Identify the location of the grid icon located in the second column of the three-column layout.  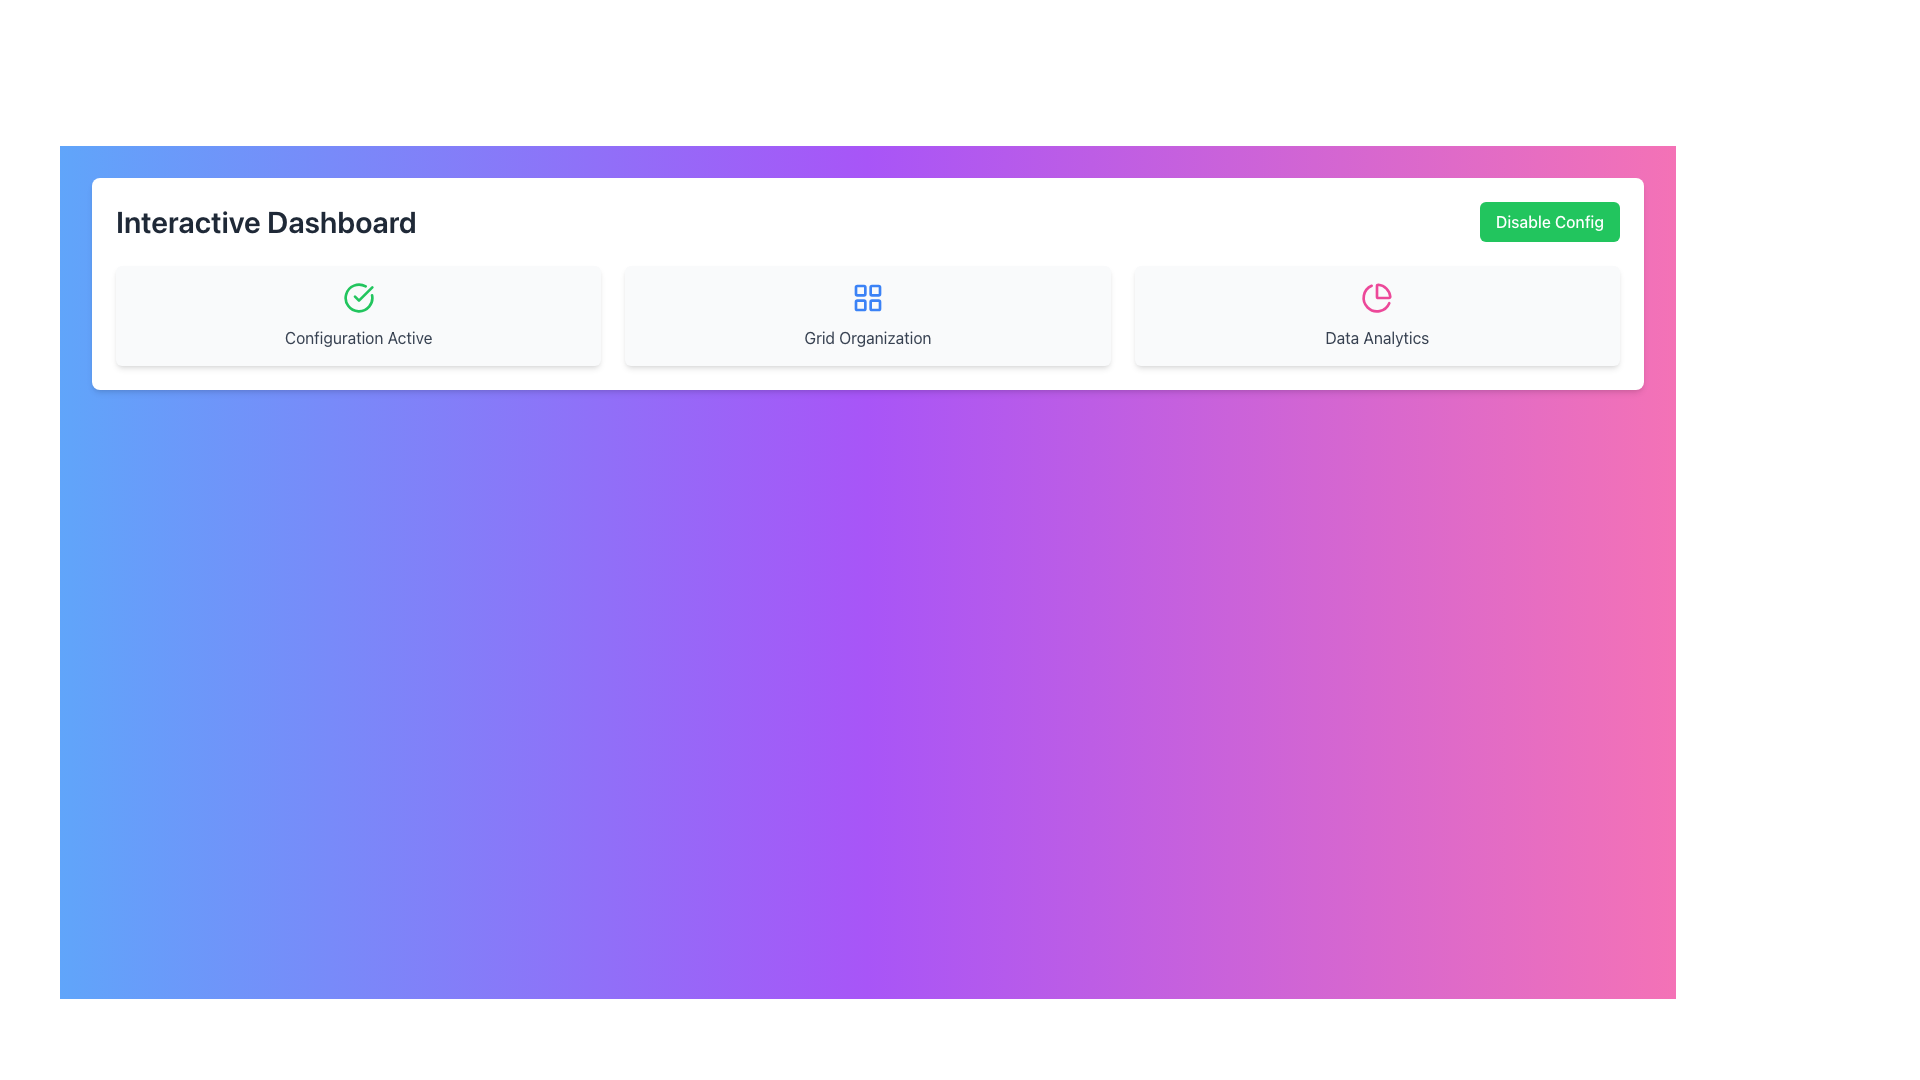
(868, 297).